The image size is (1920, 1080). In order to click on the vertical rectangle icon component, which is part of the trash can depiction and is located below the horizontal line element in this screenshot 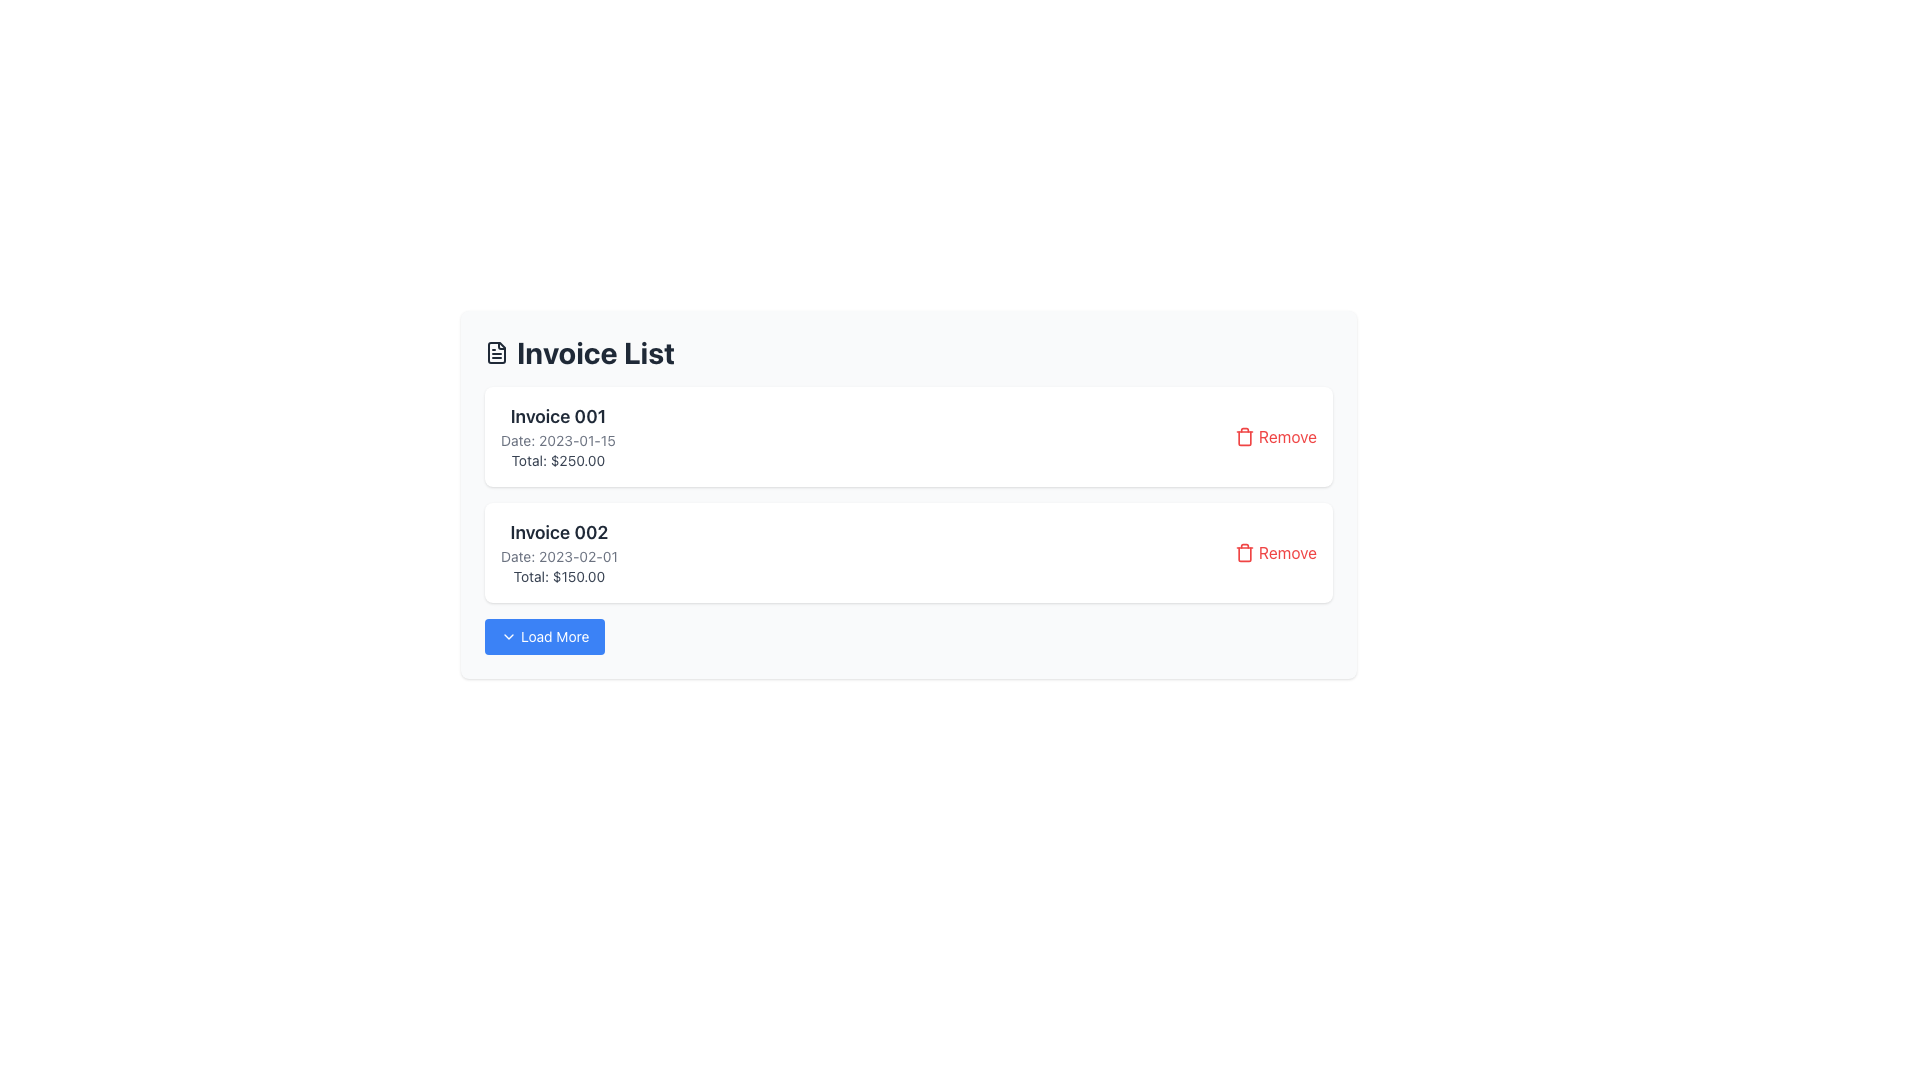, I will do `click(1243, 554)`.